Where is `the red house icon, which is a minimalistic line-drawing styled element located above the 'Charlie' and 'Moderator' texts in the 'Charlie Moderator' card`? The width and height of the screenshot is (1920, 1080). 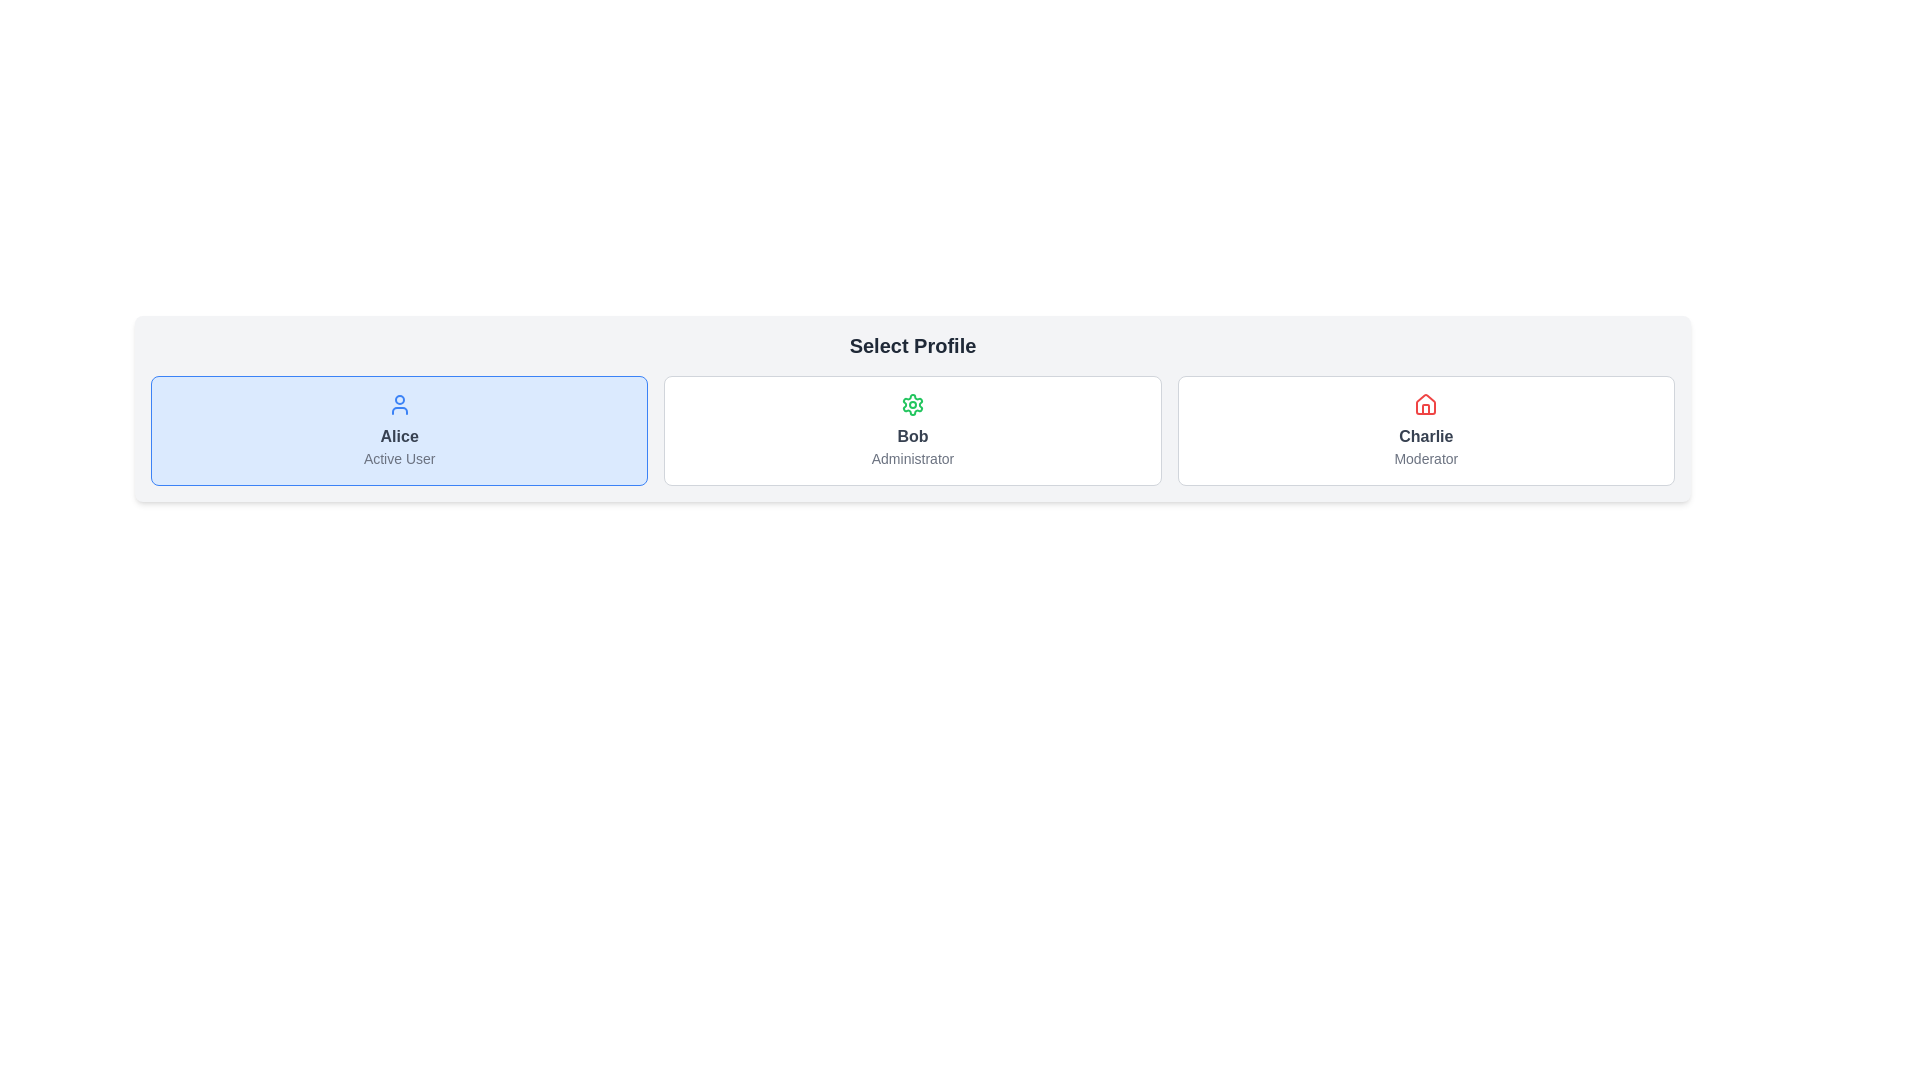
the red house icon, which is a minimalistic line-drawing styled element located above the 'Charlie' and 'Moderator' texts in the 'Charlie Moderator' card is located at coordinates (1425, 405).